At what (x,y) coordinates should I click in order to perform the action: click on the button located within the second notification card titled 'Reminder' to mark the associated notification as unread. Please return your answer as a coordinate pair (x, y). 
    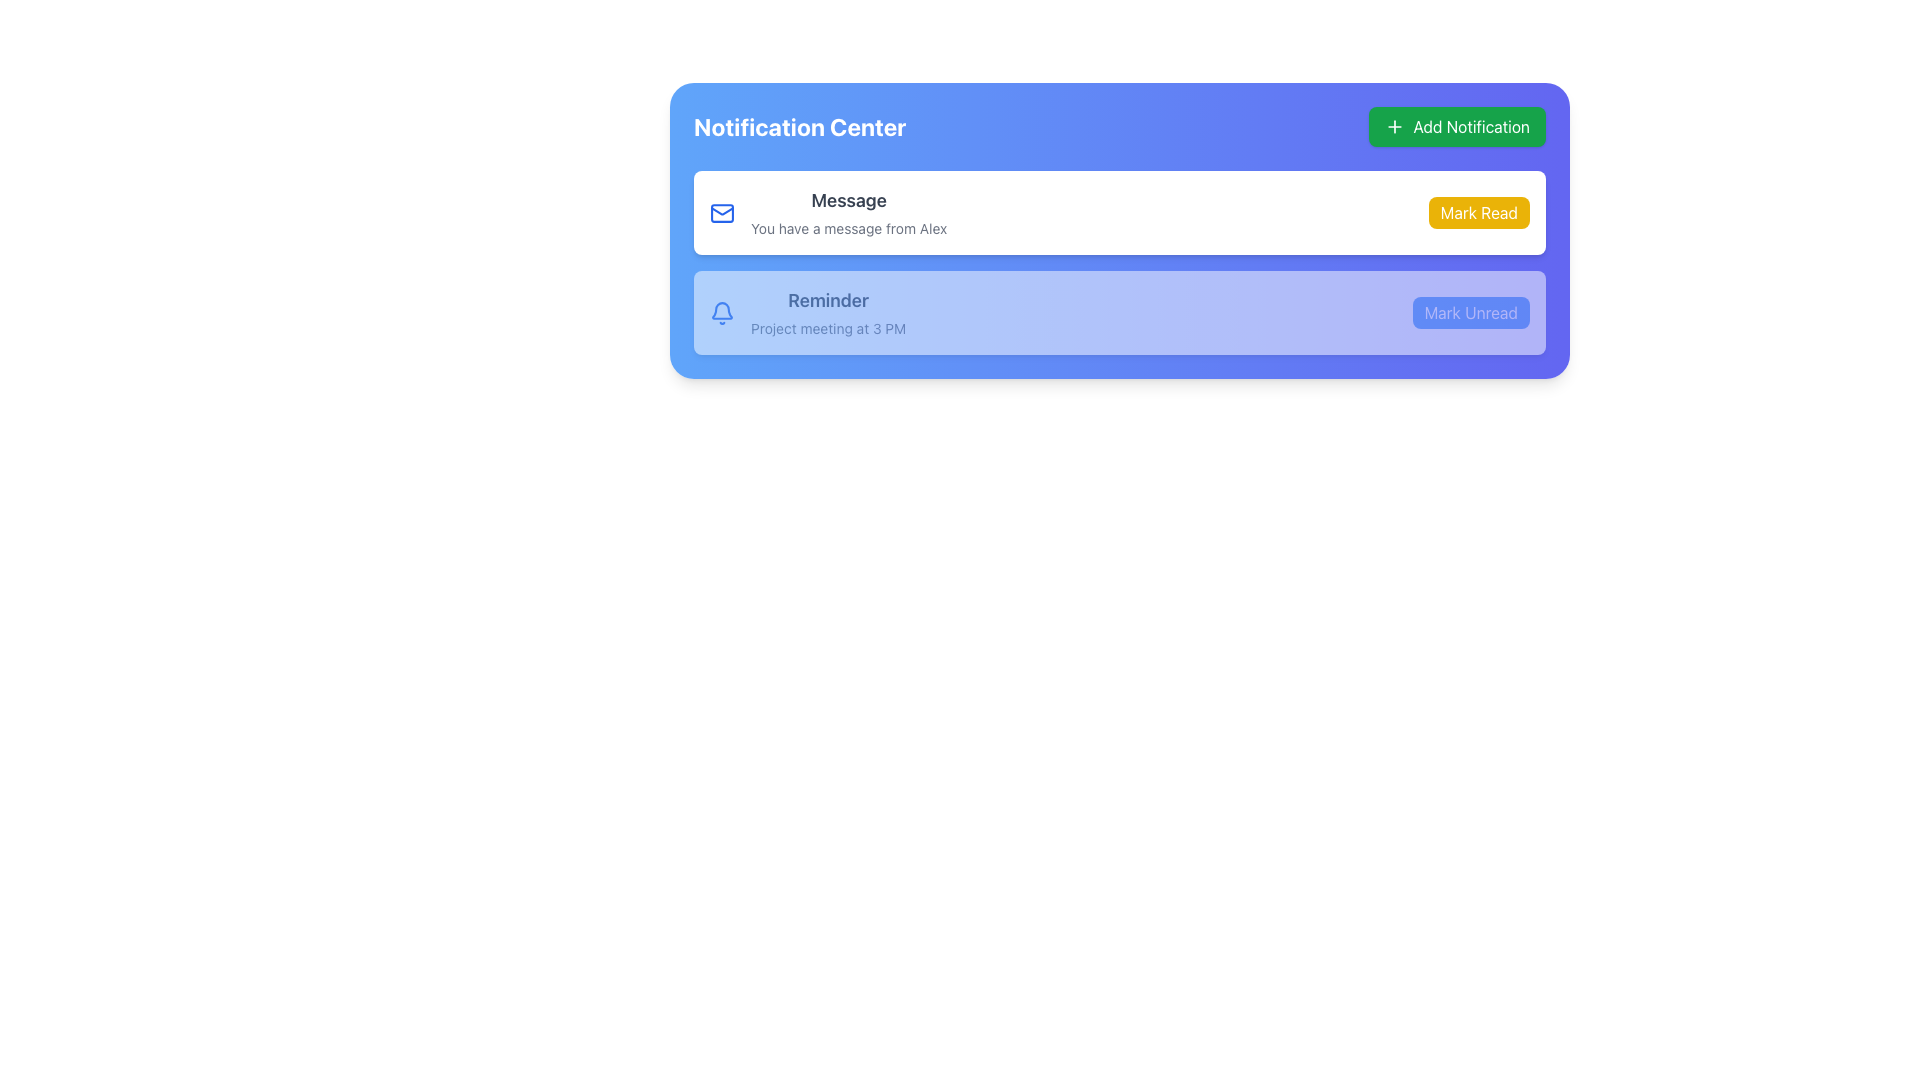
    Looking at the image, I should click on (1471, 312).